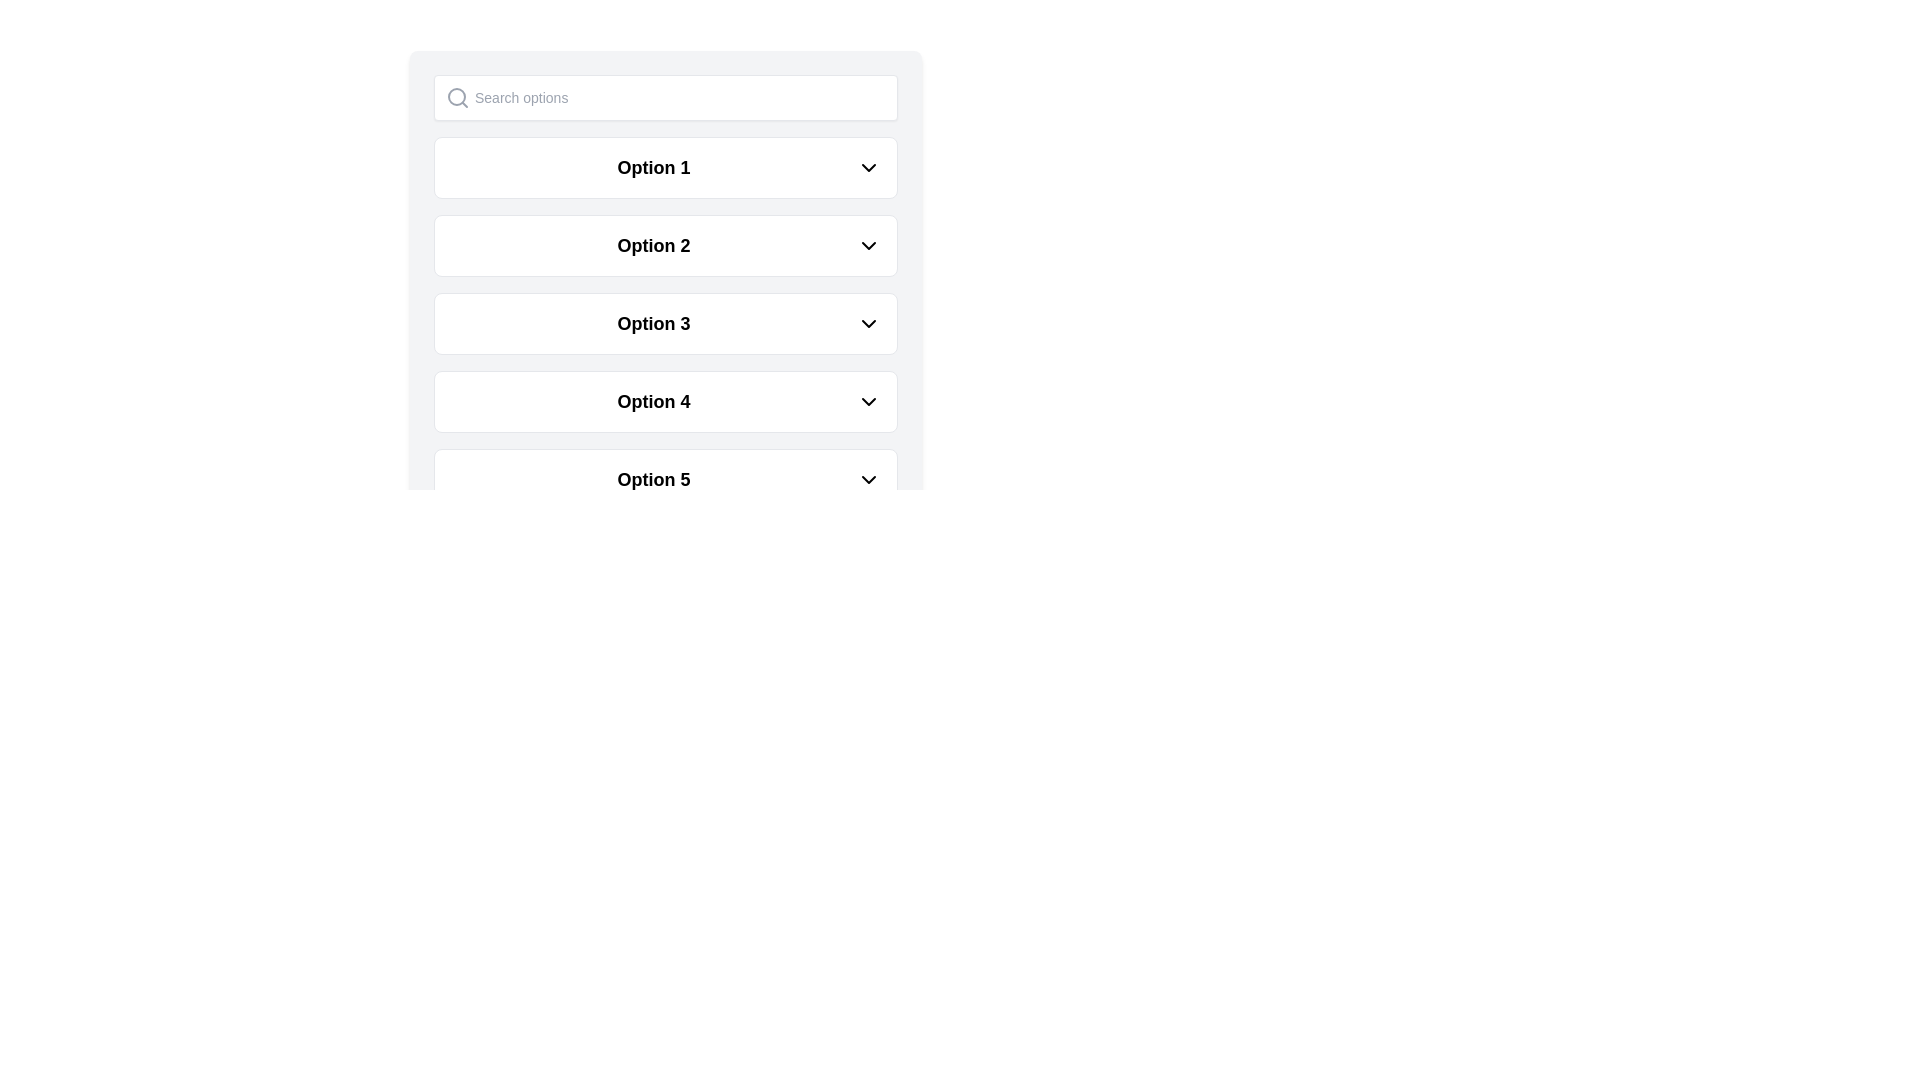 The width and height of the screenshot is (1920, 1080). What do you see at coordinates (868, 323) in the screenshot?
I see `the downwards chevron icon at the far right edge of the 'Option 3' row` at bounding box center [868, 323].